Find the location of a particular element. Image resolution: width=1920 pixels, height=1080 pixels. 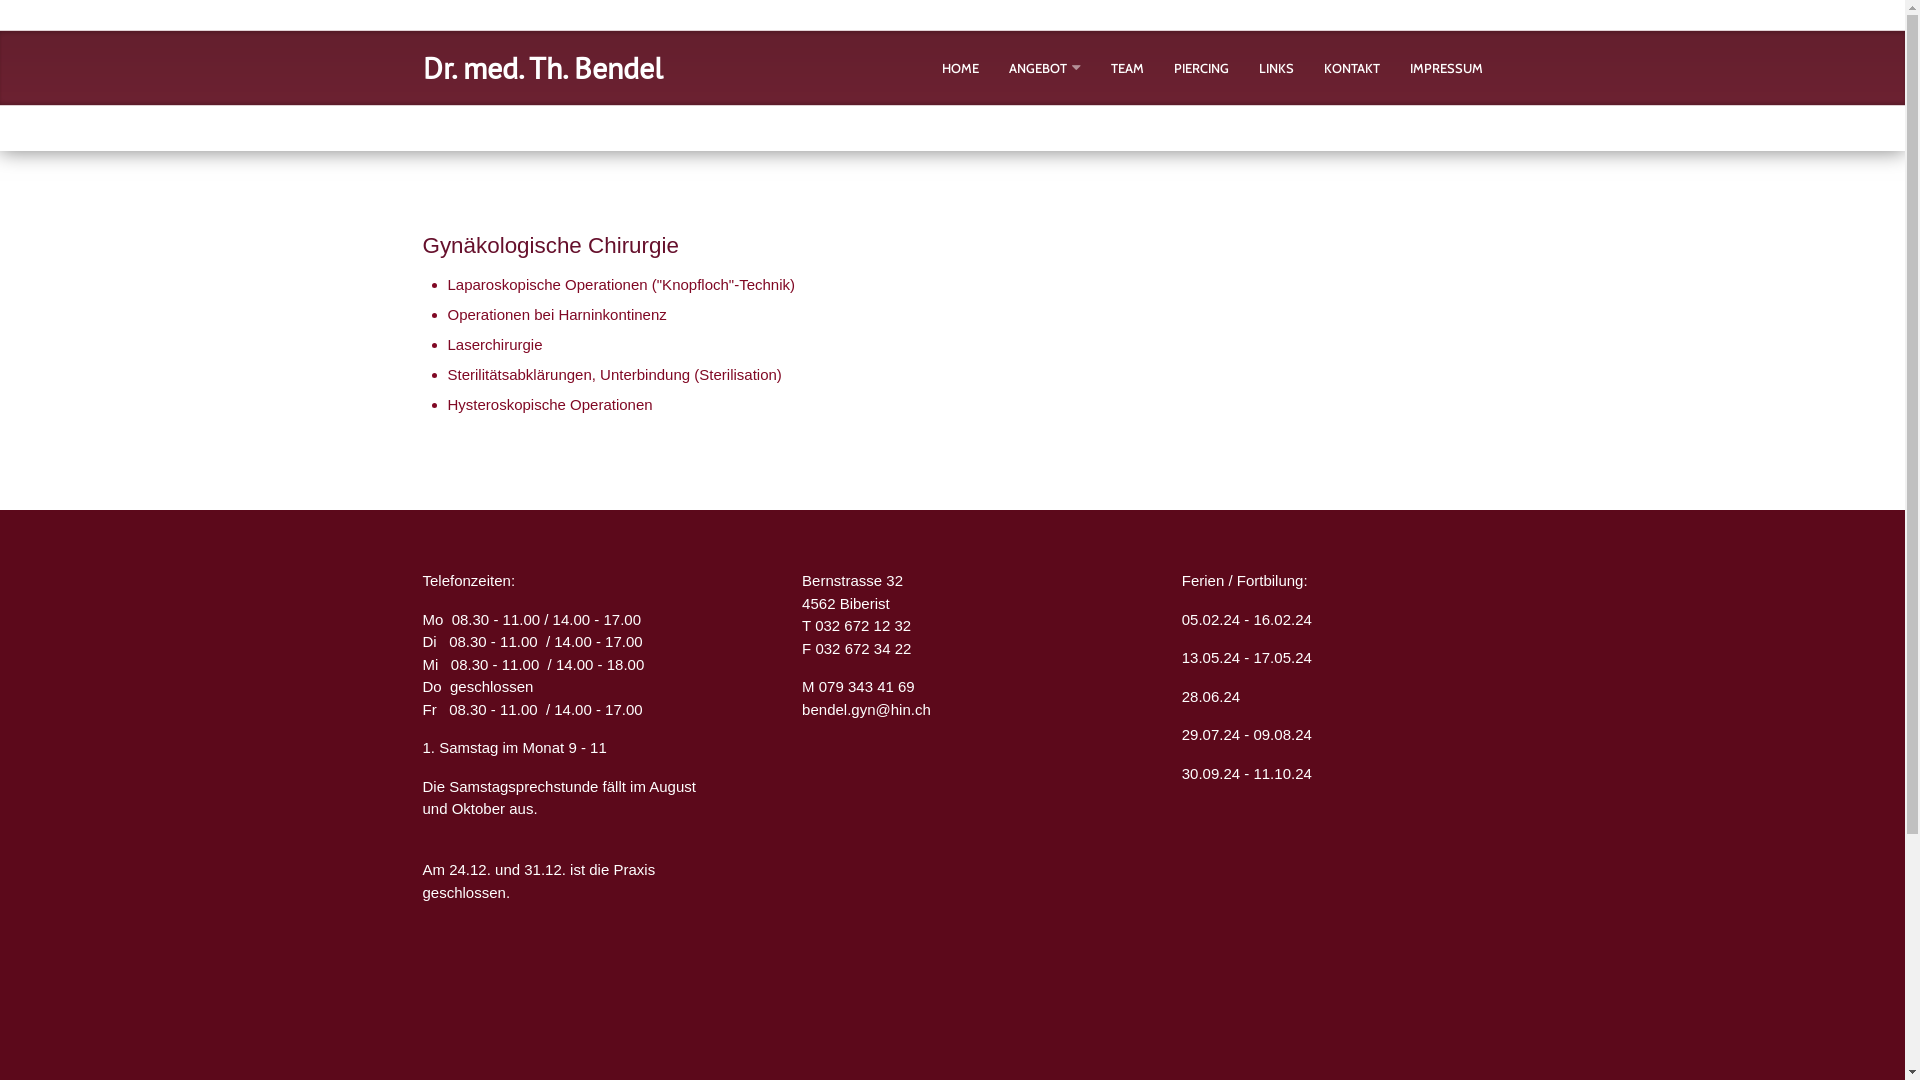

'TEAM' is located at coordinates (1126, 67).